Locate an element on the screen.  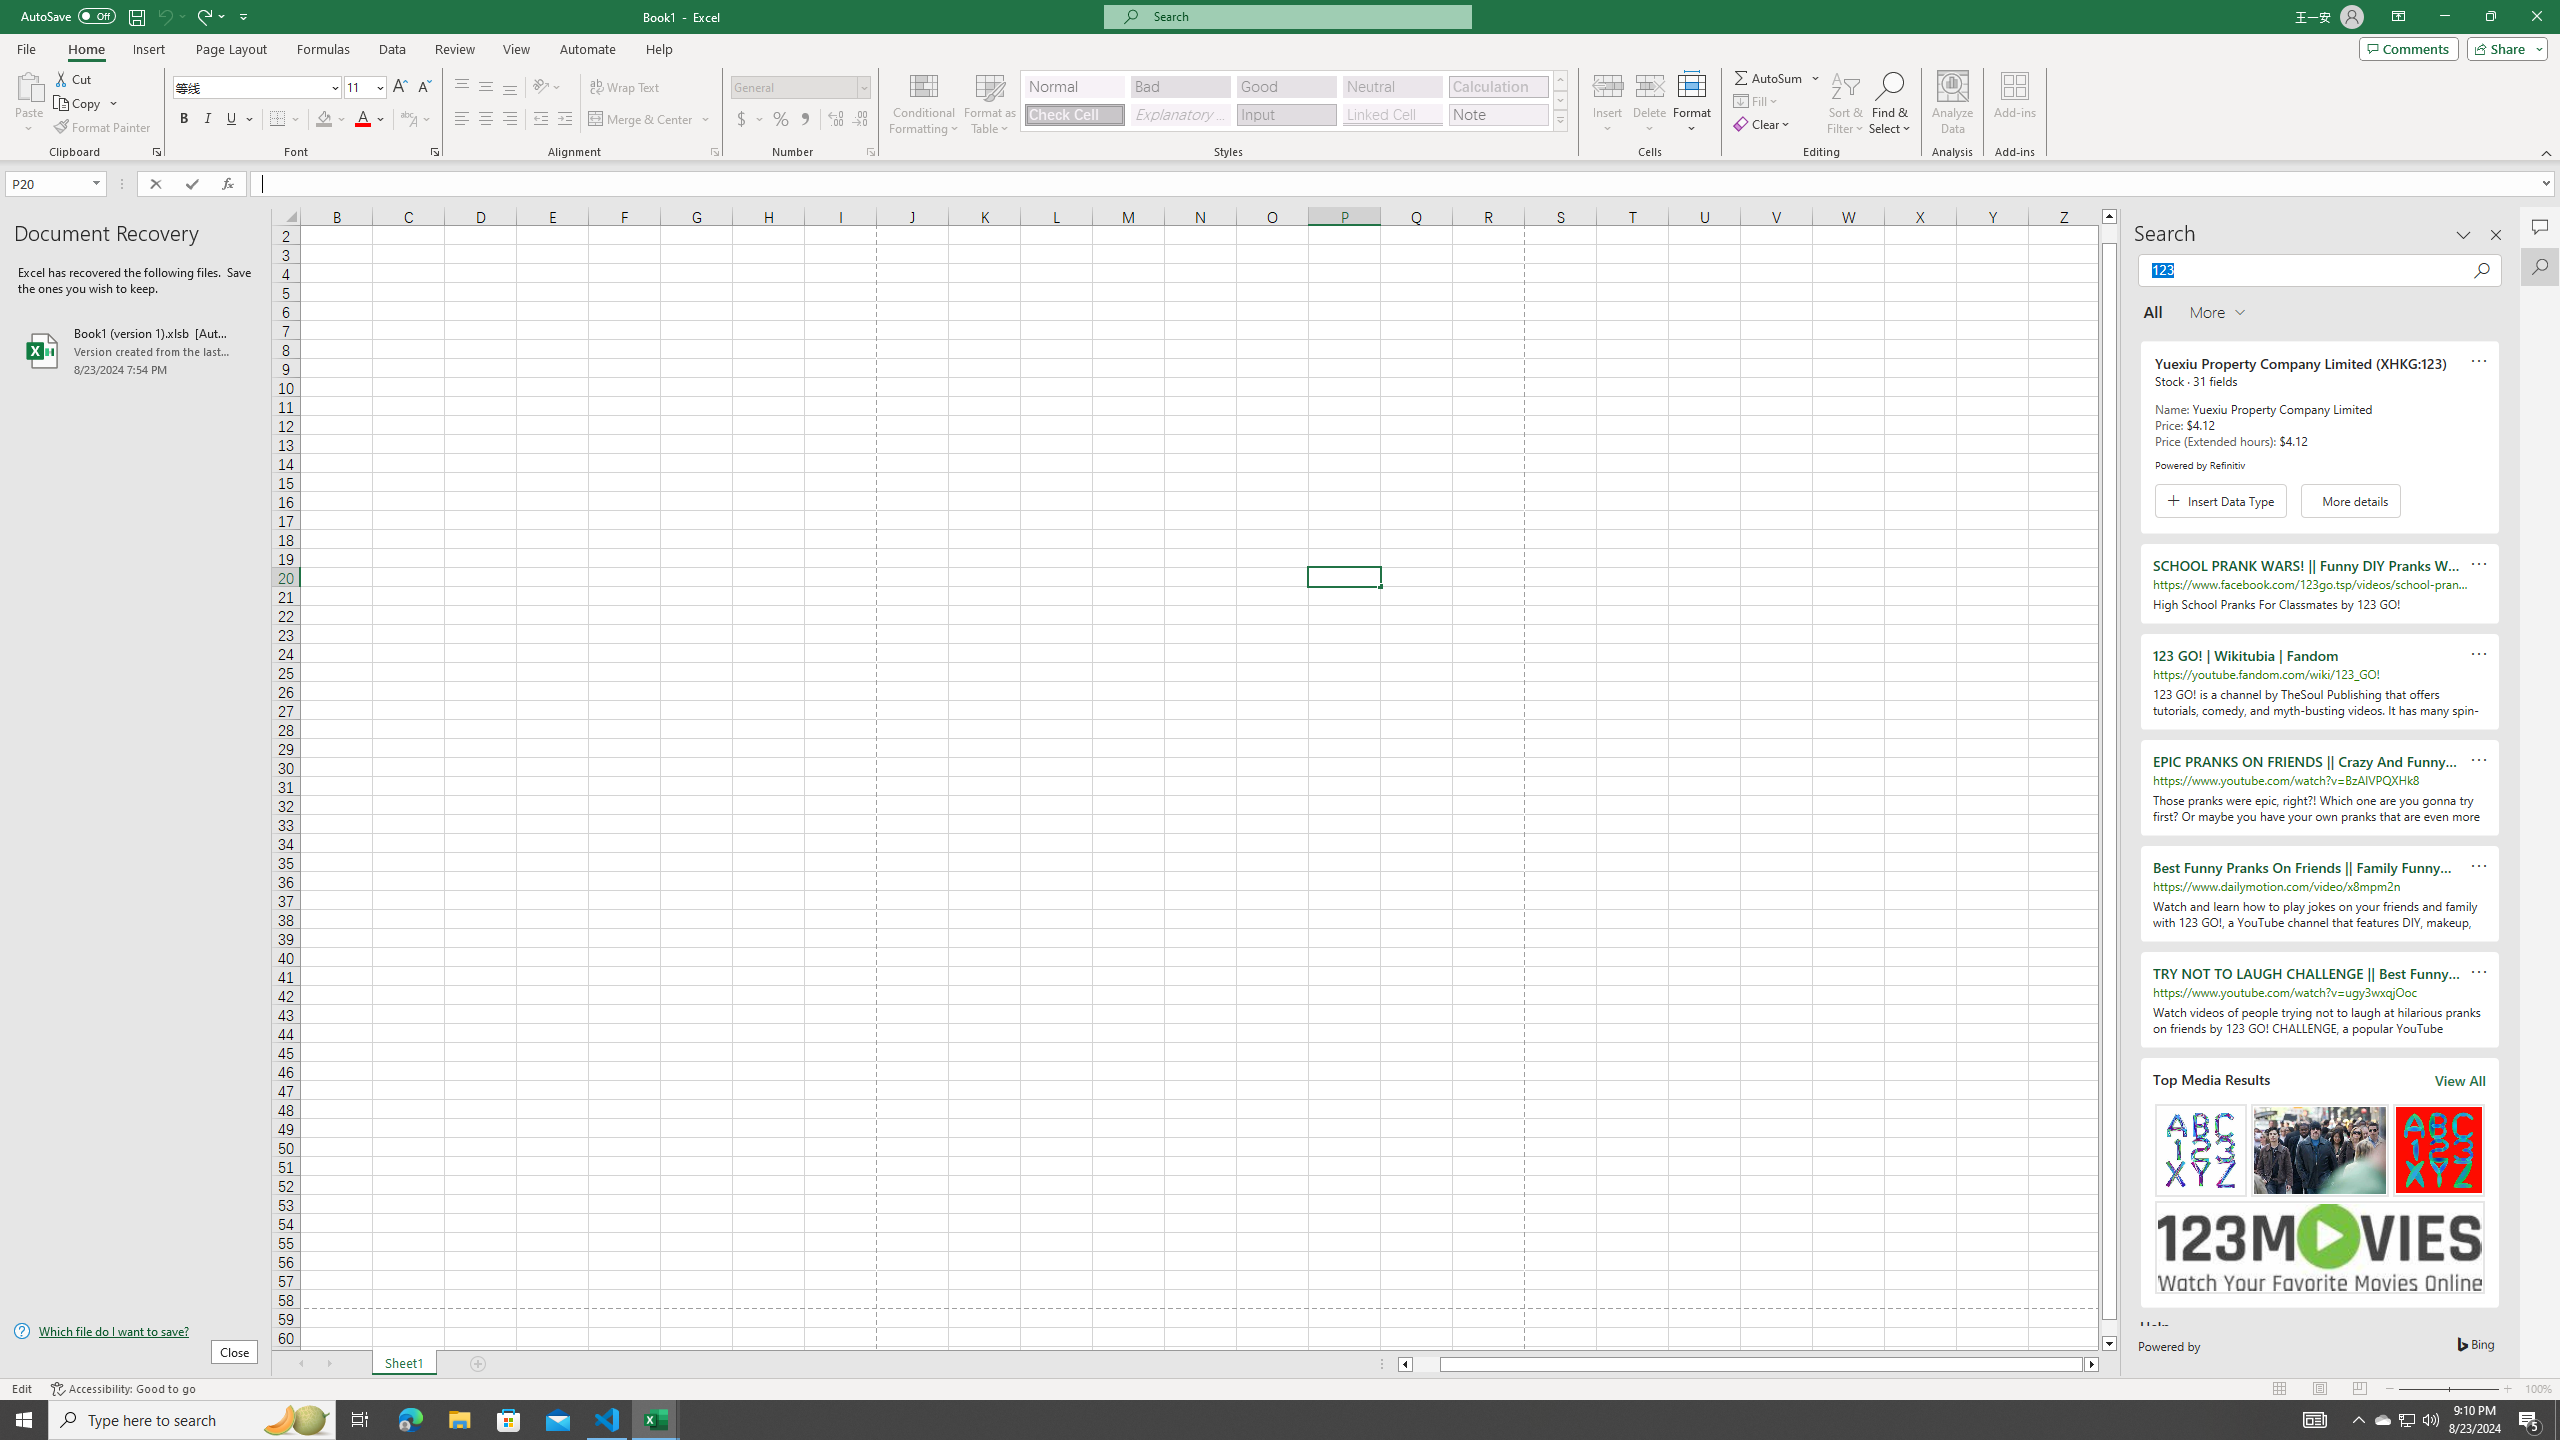
'Bottom Border' is located at coordinates (277, 118).